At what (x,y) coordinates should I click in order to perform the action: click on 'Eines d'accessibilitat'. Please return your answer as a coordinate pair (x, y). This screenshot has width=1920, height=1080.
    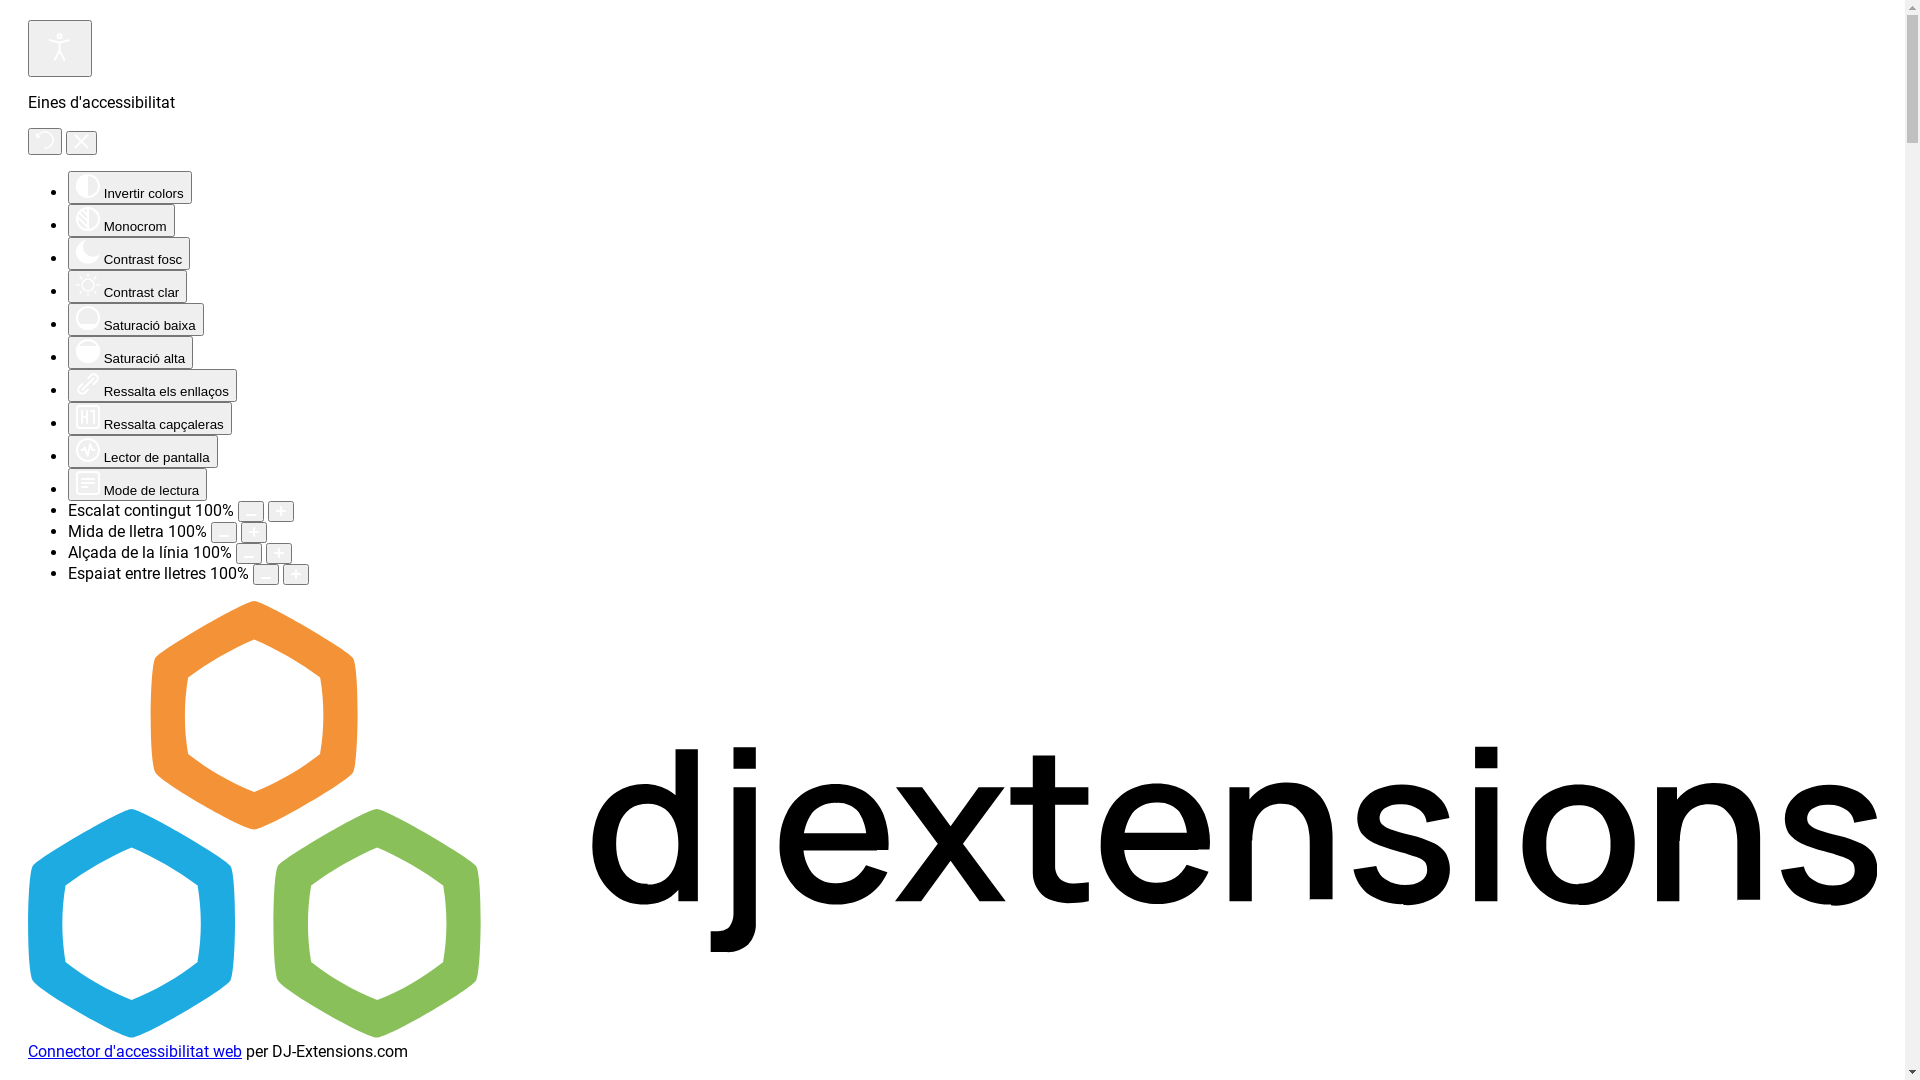
    Looking at the image, I should click on (59, 47).